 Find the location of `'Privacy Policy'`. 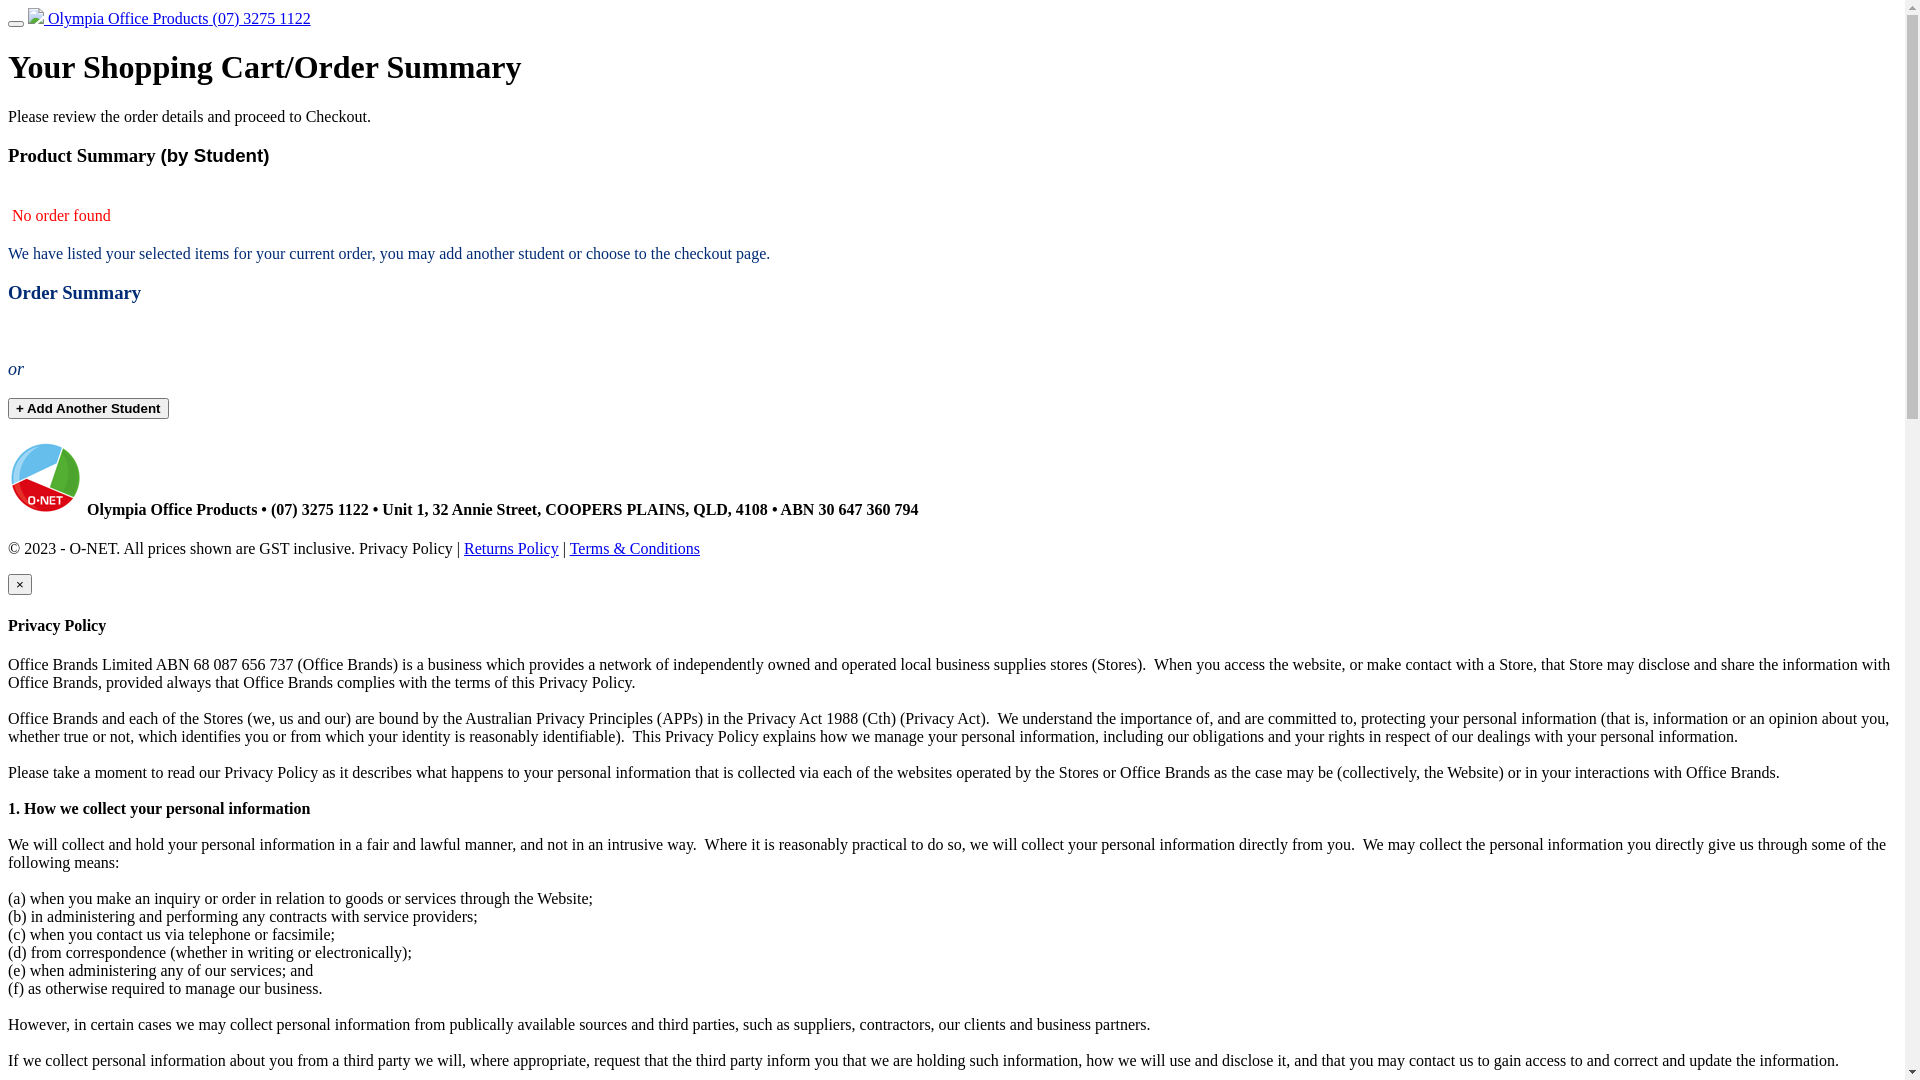

'Privacy Policy' is located at coordinates (405, 548).